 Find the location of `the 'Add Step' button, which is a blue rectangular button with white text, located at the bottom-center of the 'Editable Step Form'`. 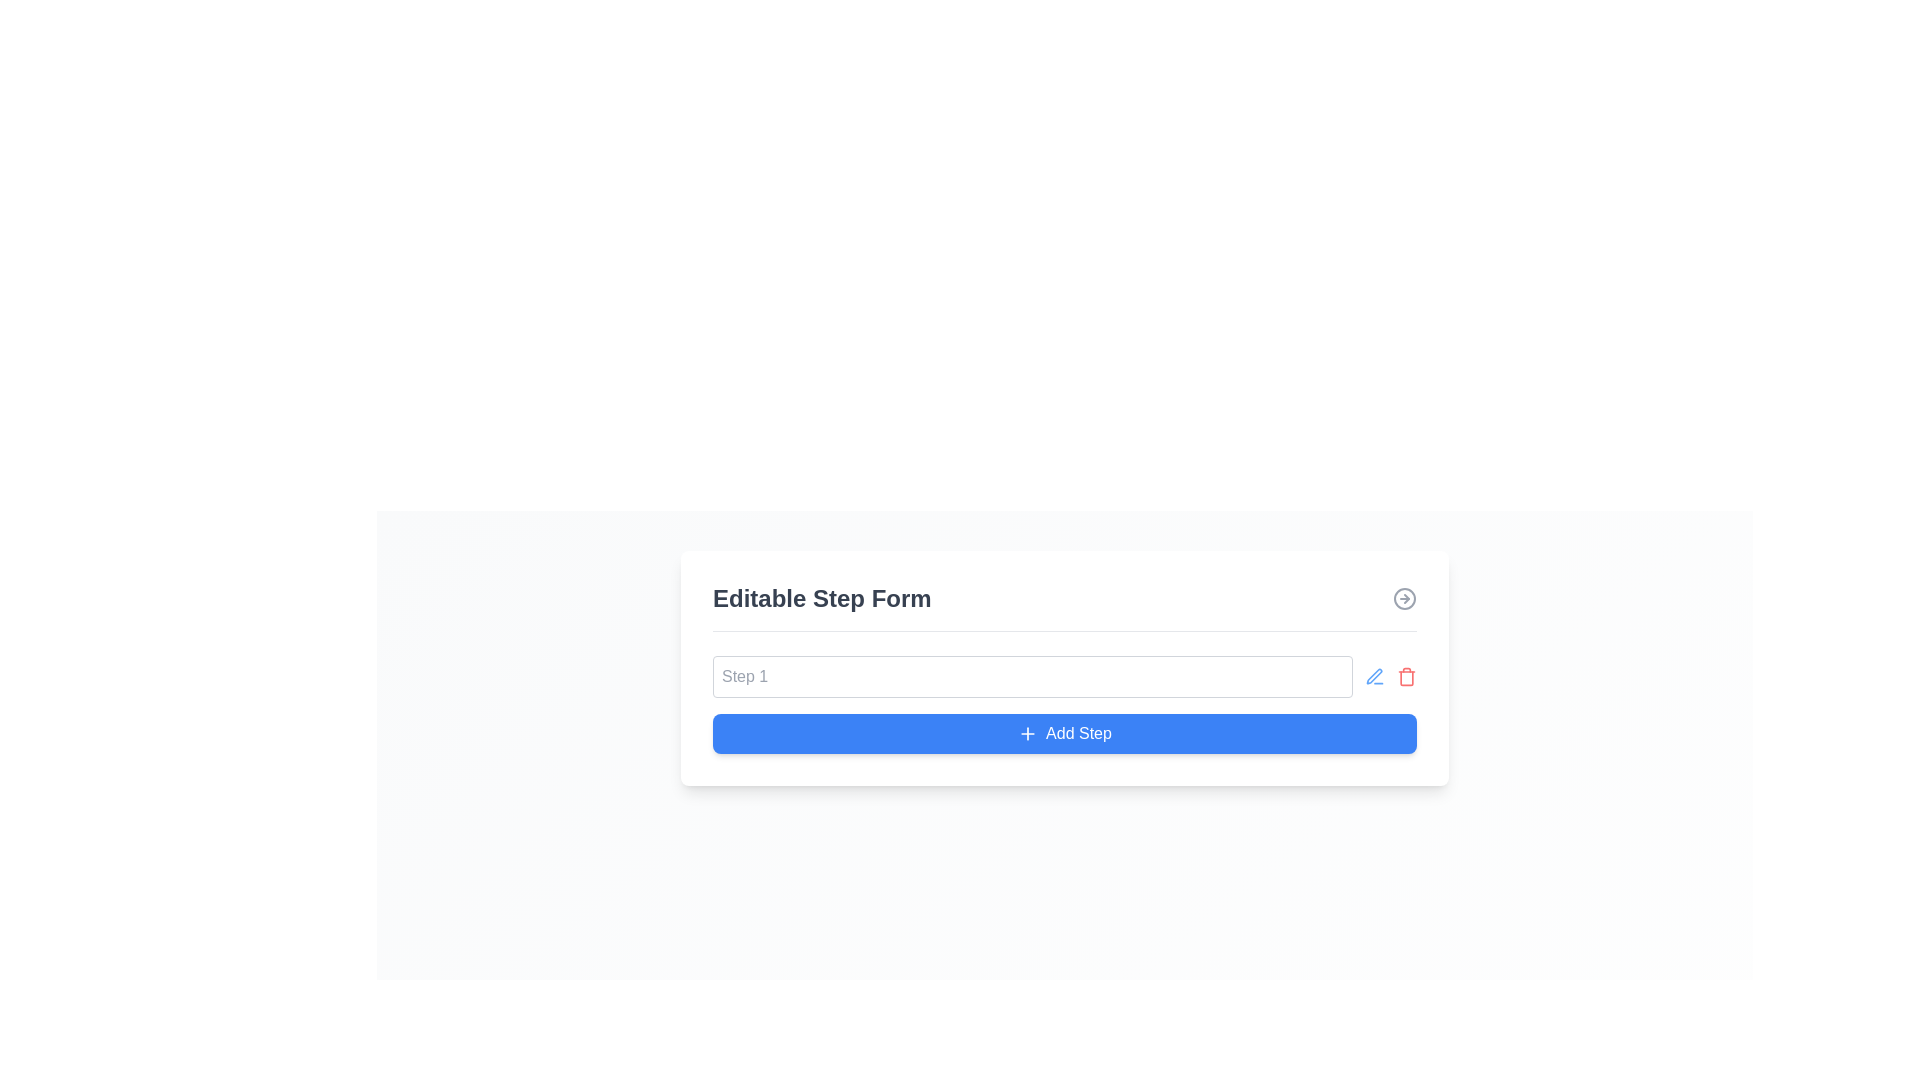

the 'Add Step' button, which is a blue rectangular button with white text, located at the bottom-center of the 'Editable Step Form' is located at coordinates (1078, 733).